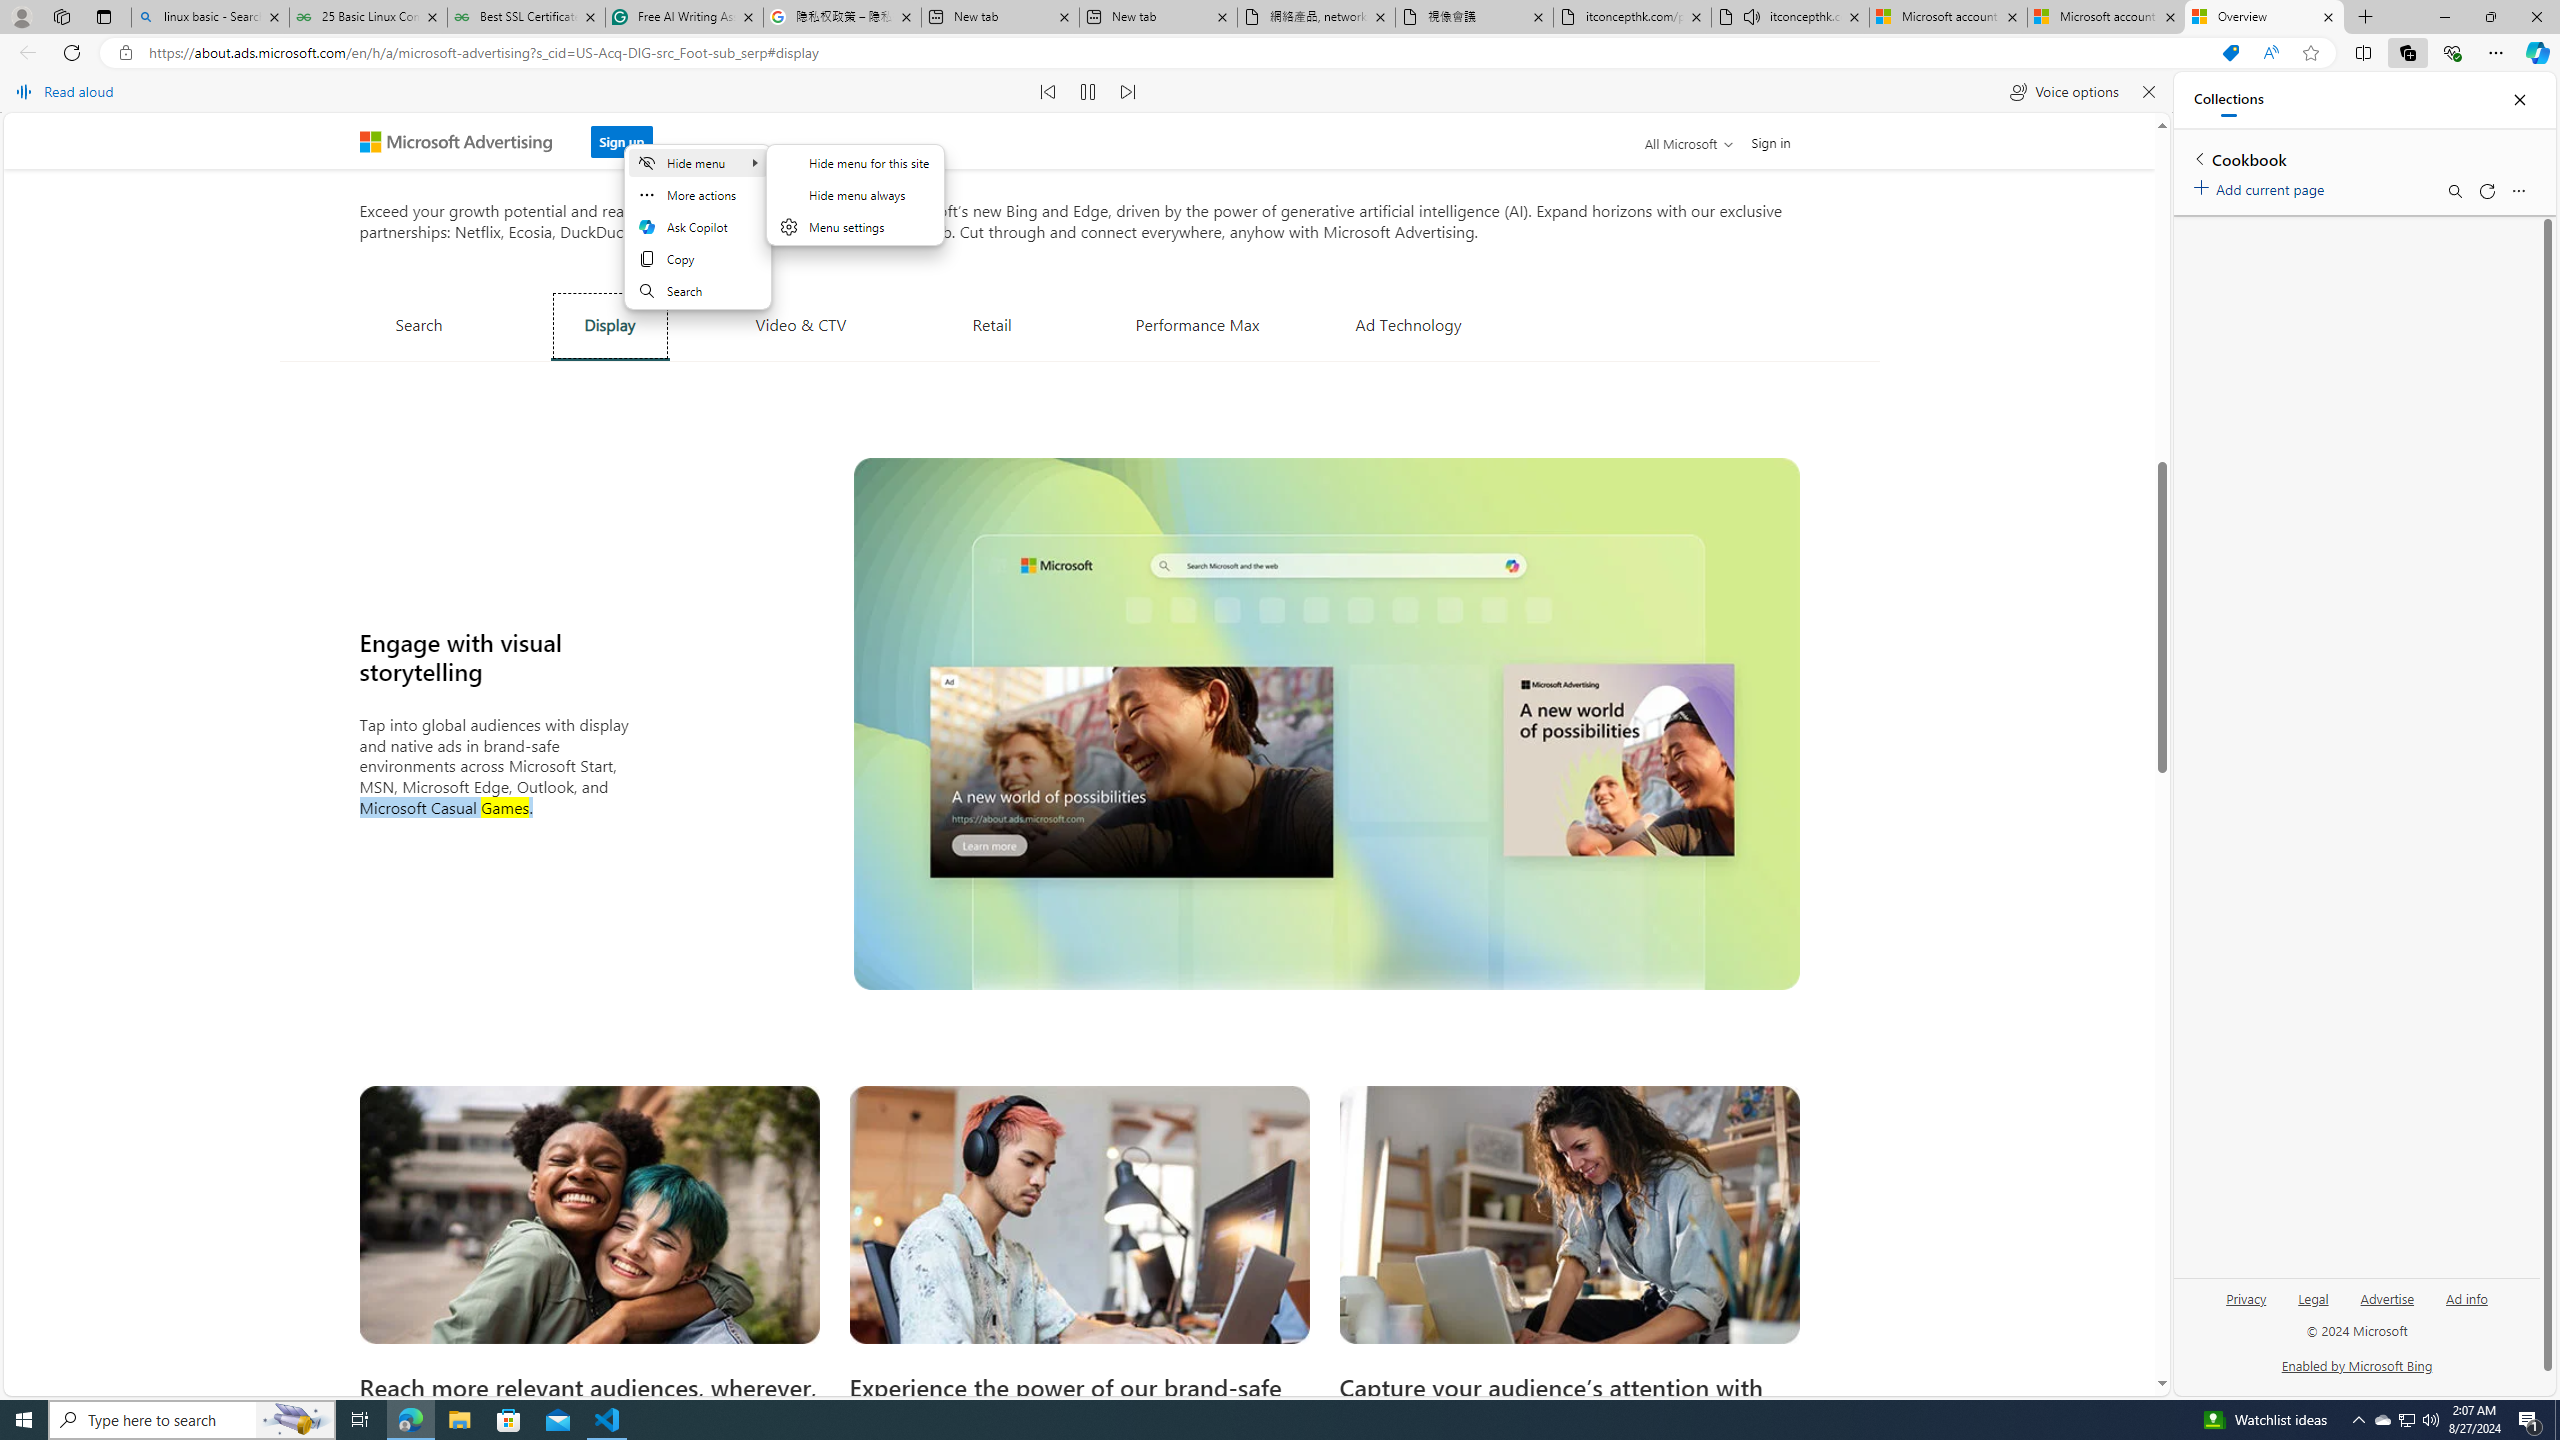 This screenshot has width=2560, height=1440. Describe the element at coordinates (1409, 323) in the screenshot. I see `'Ad Technology'` at that location.